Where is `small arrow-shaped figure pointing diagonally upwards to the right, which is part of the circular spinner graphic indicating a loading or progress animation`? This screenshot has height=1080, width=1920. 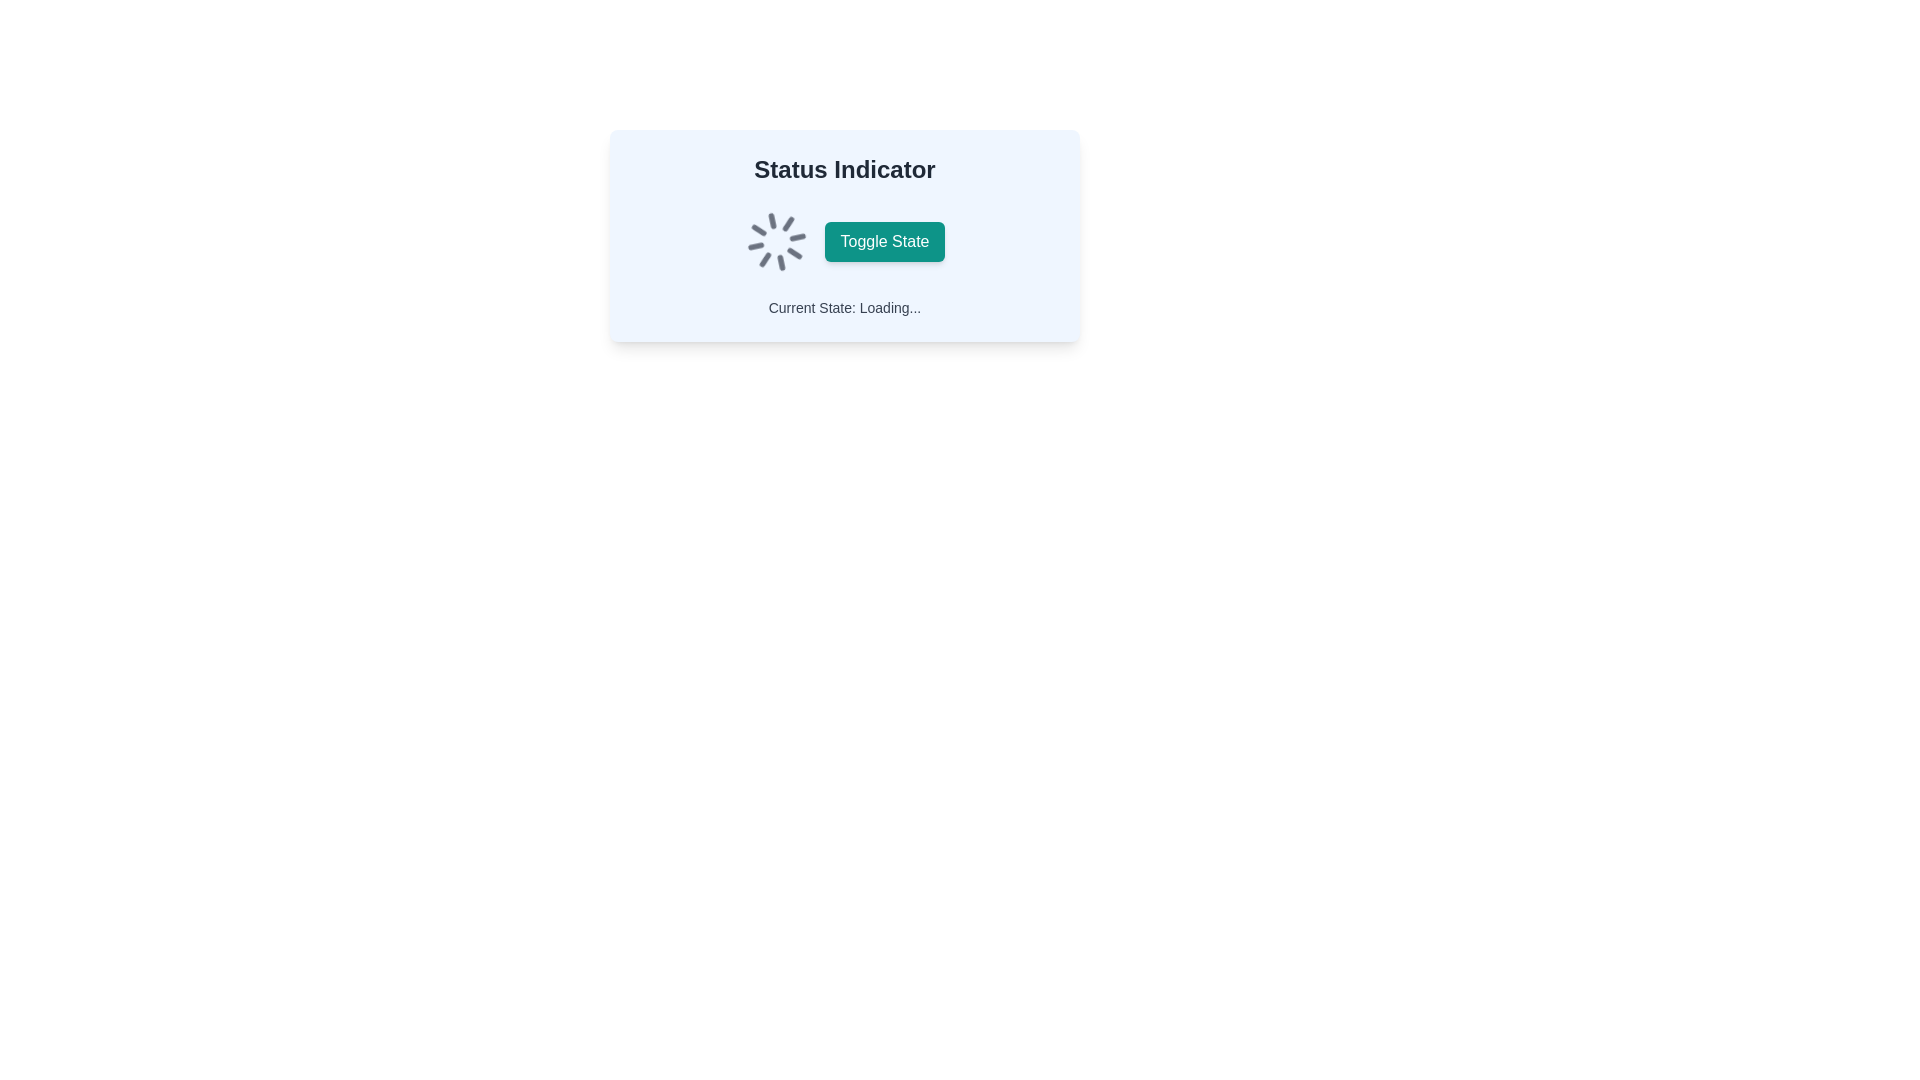
small arrow-shaped figure pointing diagonally upwards to the right, which is part of the circular spinner graphic indicating a loading or progress animation is located at coordinates (765, 259).